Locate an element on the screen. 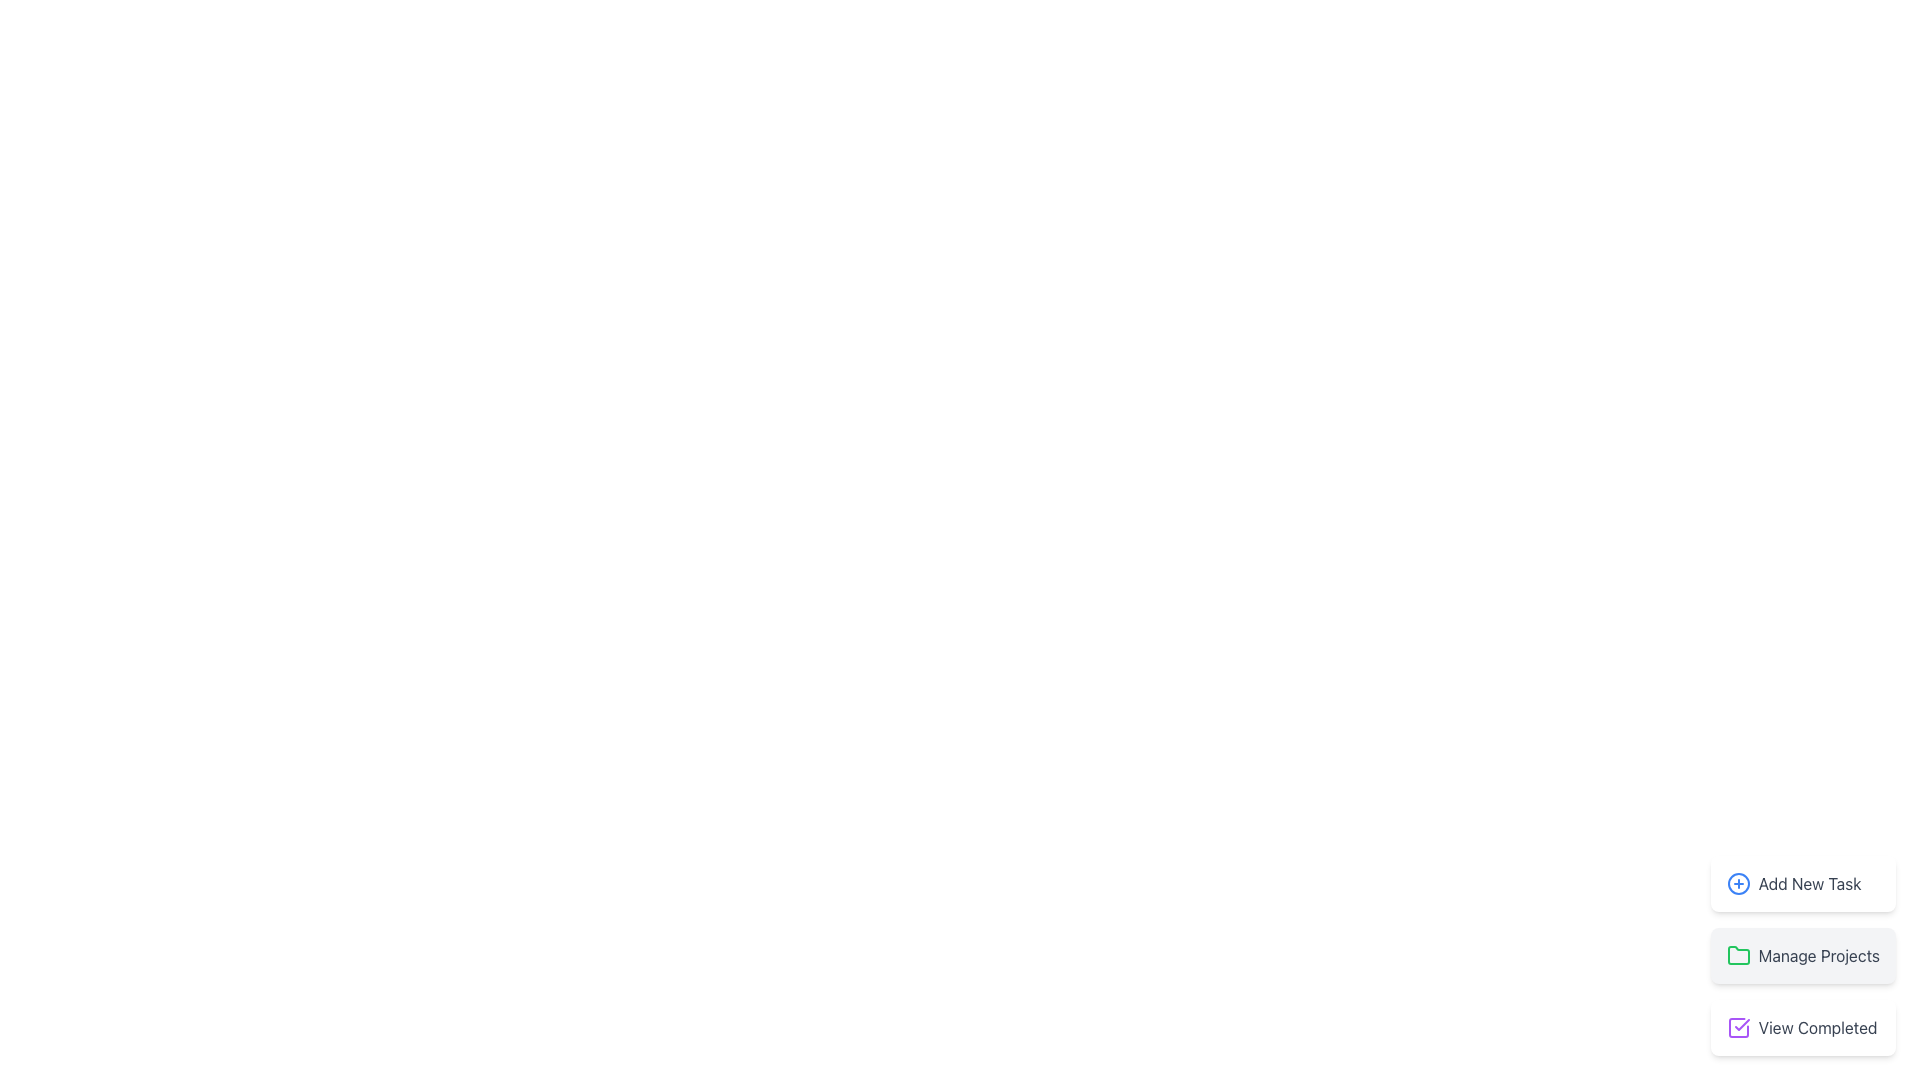  the checkbox icon indicating completion, located adjacent to the 'View Completed' text label in the bottom section of the interface is located at coordinates (1737, 1028).